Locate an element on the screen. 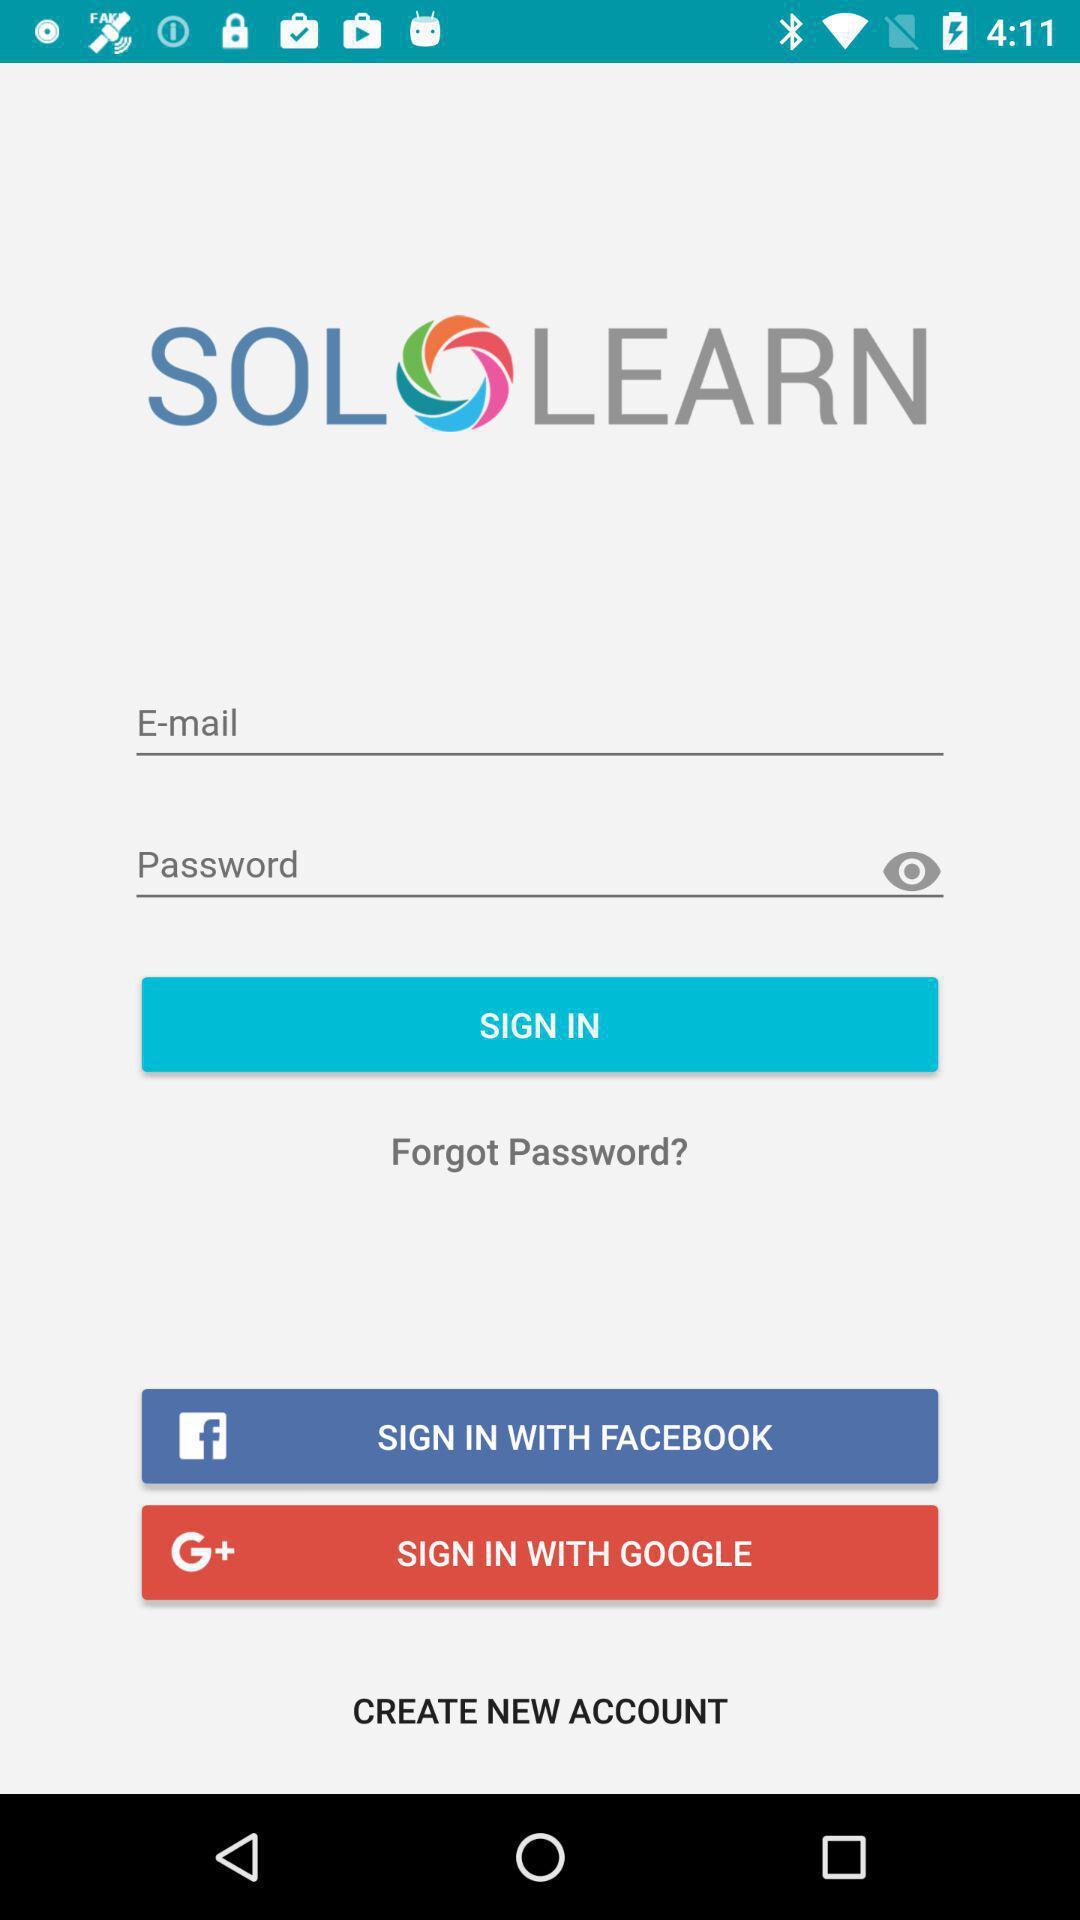 The image size is (1080, 1920). the create new account item is located at coordinates (540, 1708).